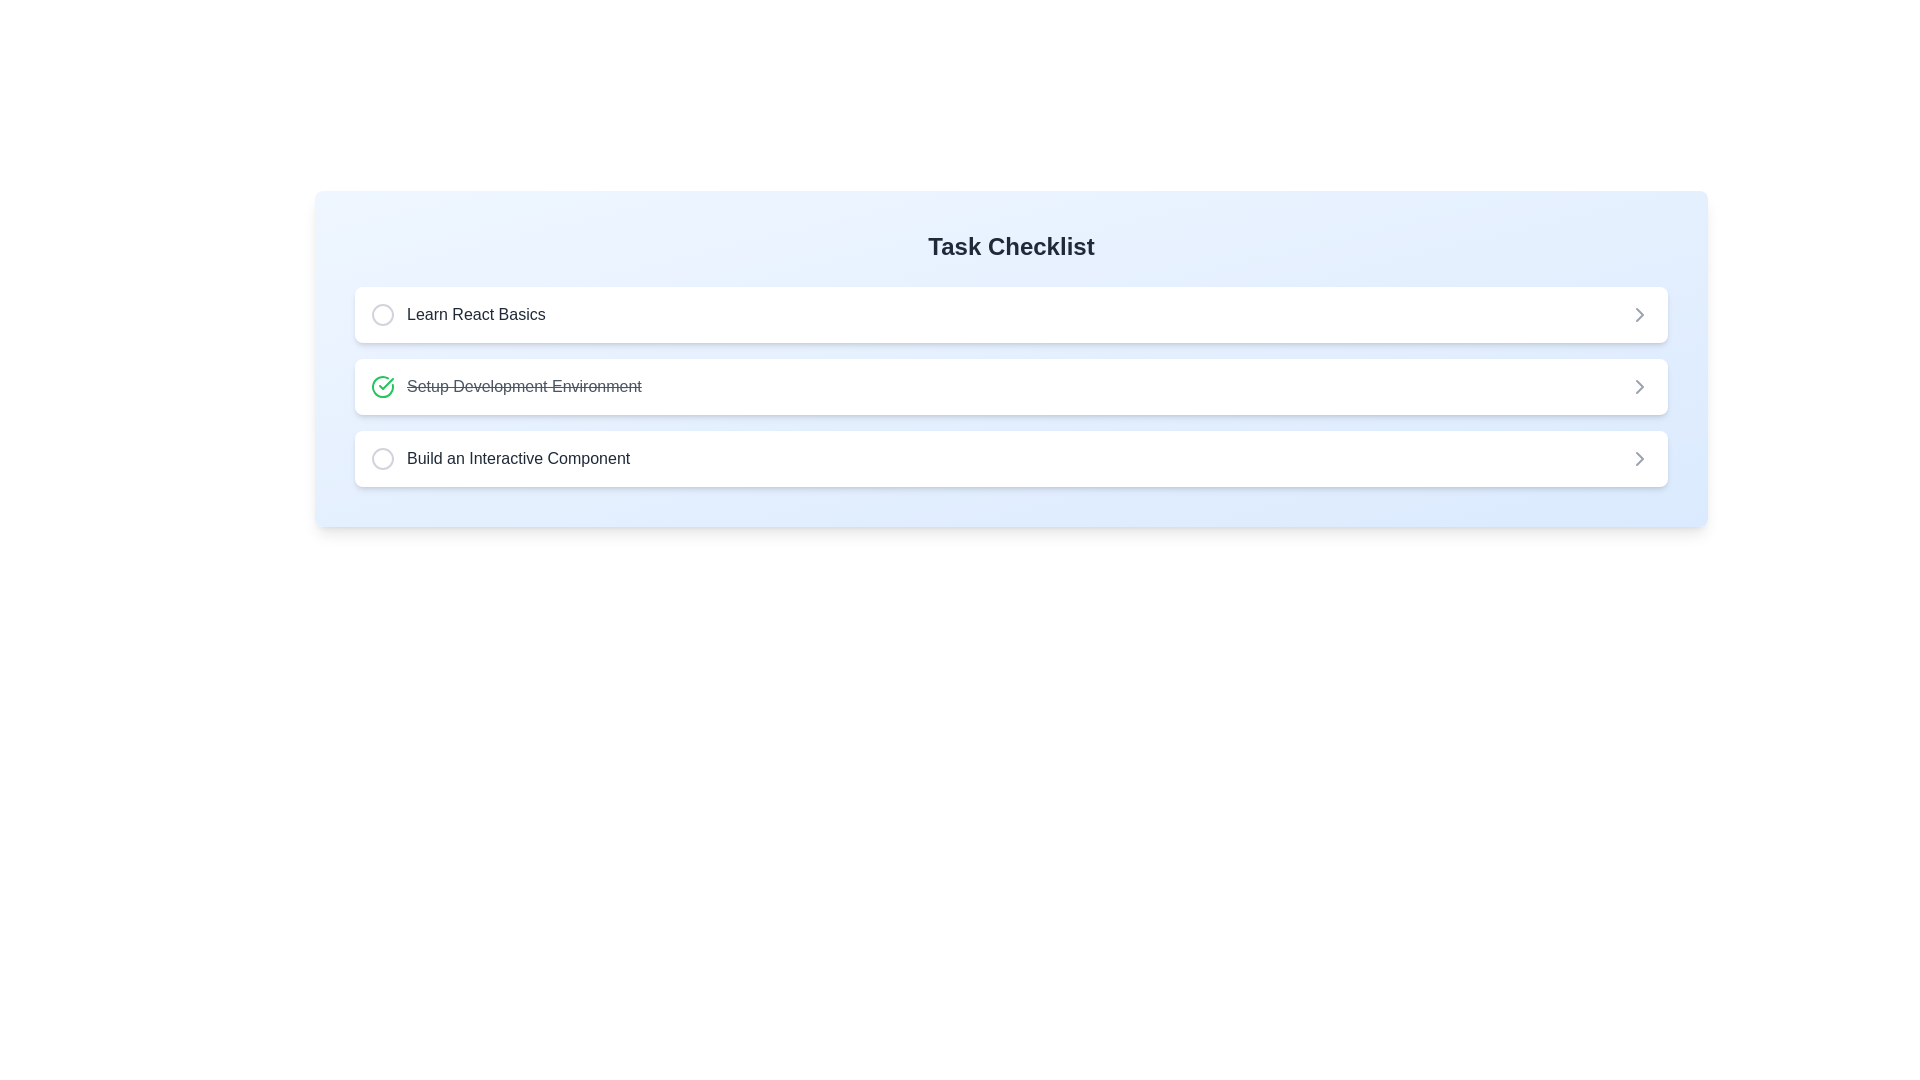 The height and width of the screenshot is (1080, 1920). What do you see at coordinates (1640, 315) in the screenshot?
I see `the chevron icon located to the far right of the 'Learn React Basics' text in the checklist` at bounding box center [1640, 315].